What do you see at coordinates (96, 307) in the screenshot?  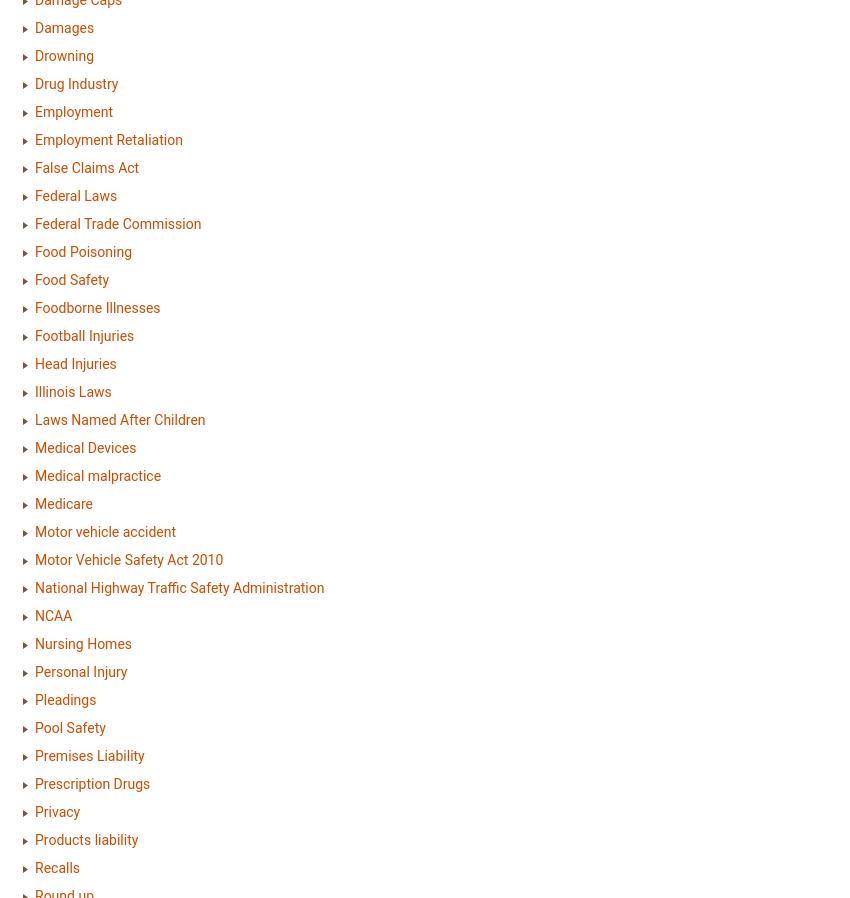 I see `'Foodborne Illnesses'` at bounding box center [96, 307].